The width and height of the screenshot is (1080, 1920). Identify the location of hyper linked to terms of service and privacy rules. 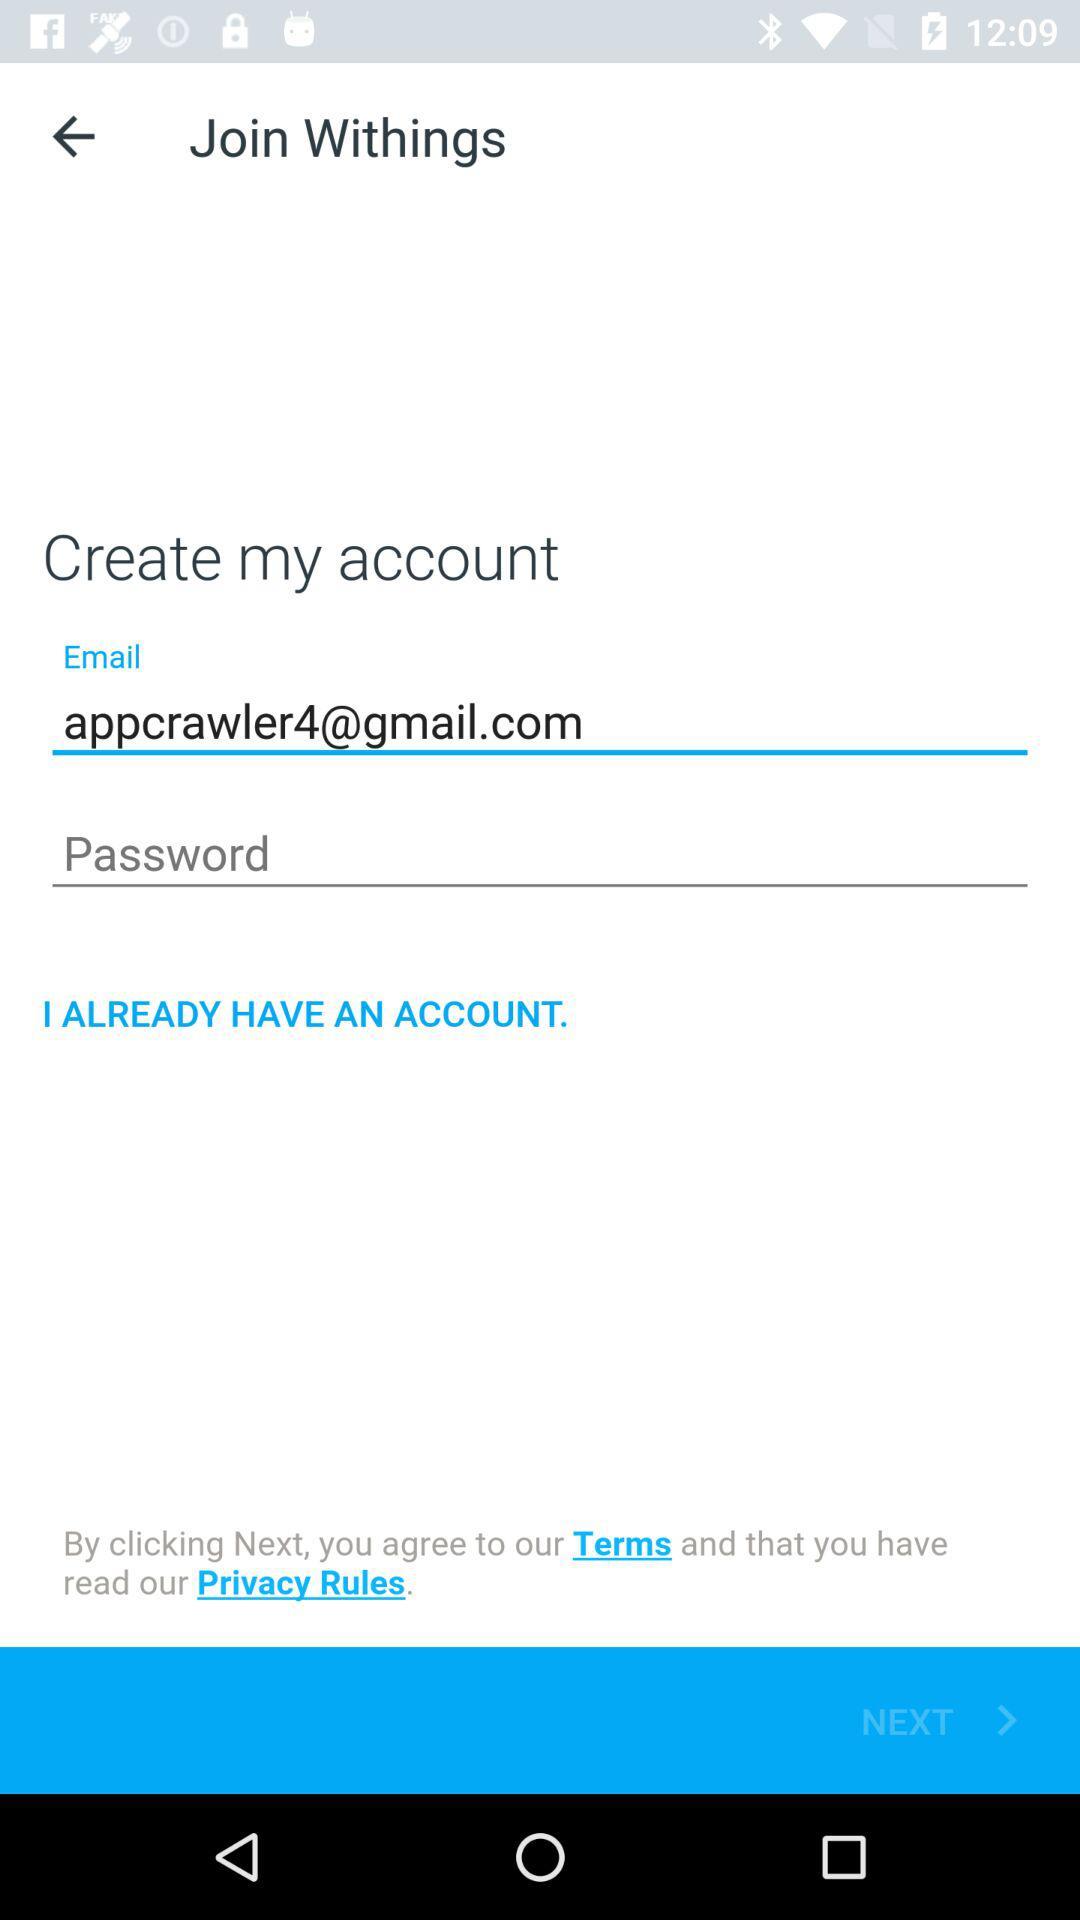
(540, 1564).